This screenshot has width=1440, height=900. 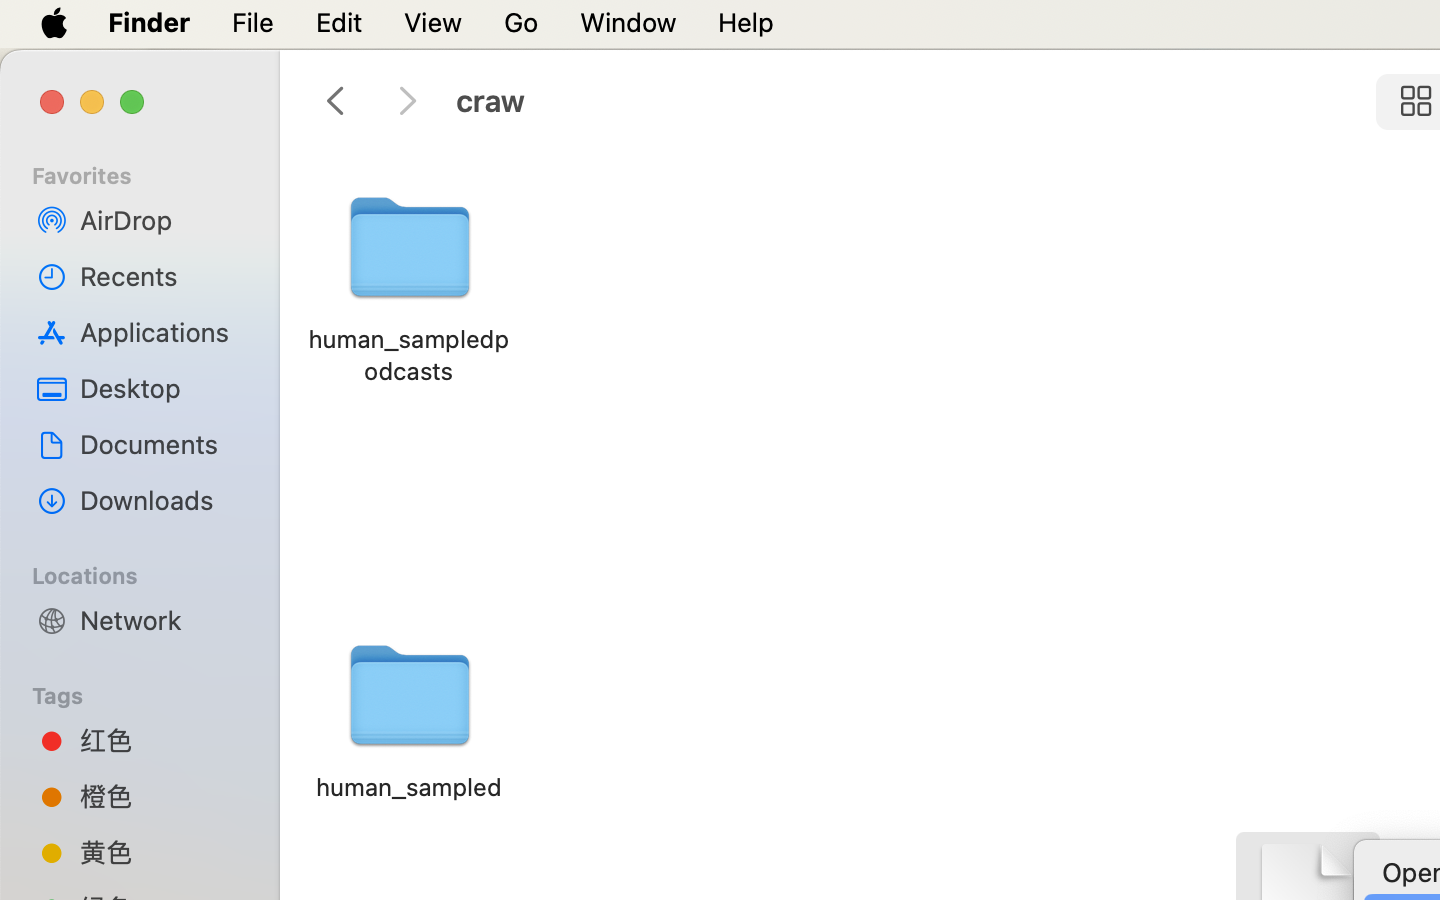 What do you see at coordinates (150, 692) in the screenshot?
I see `'Tags'` at bounding box center [150, 692].